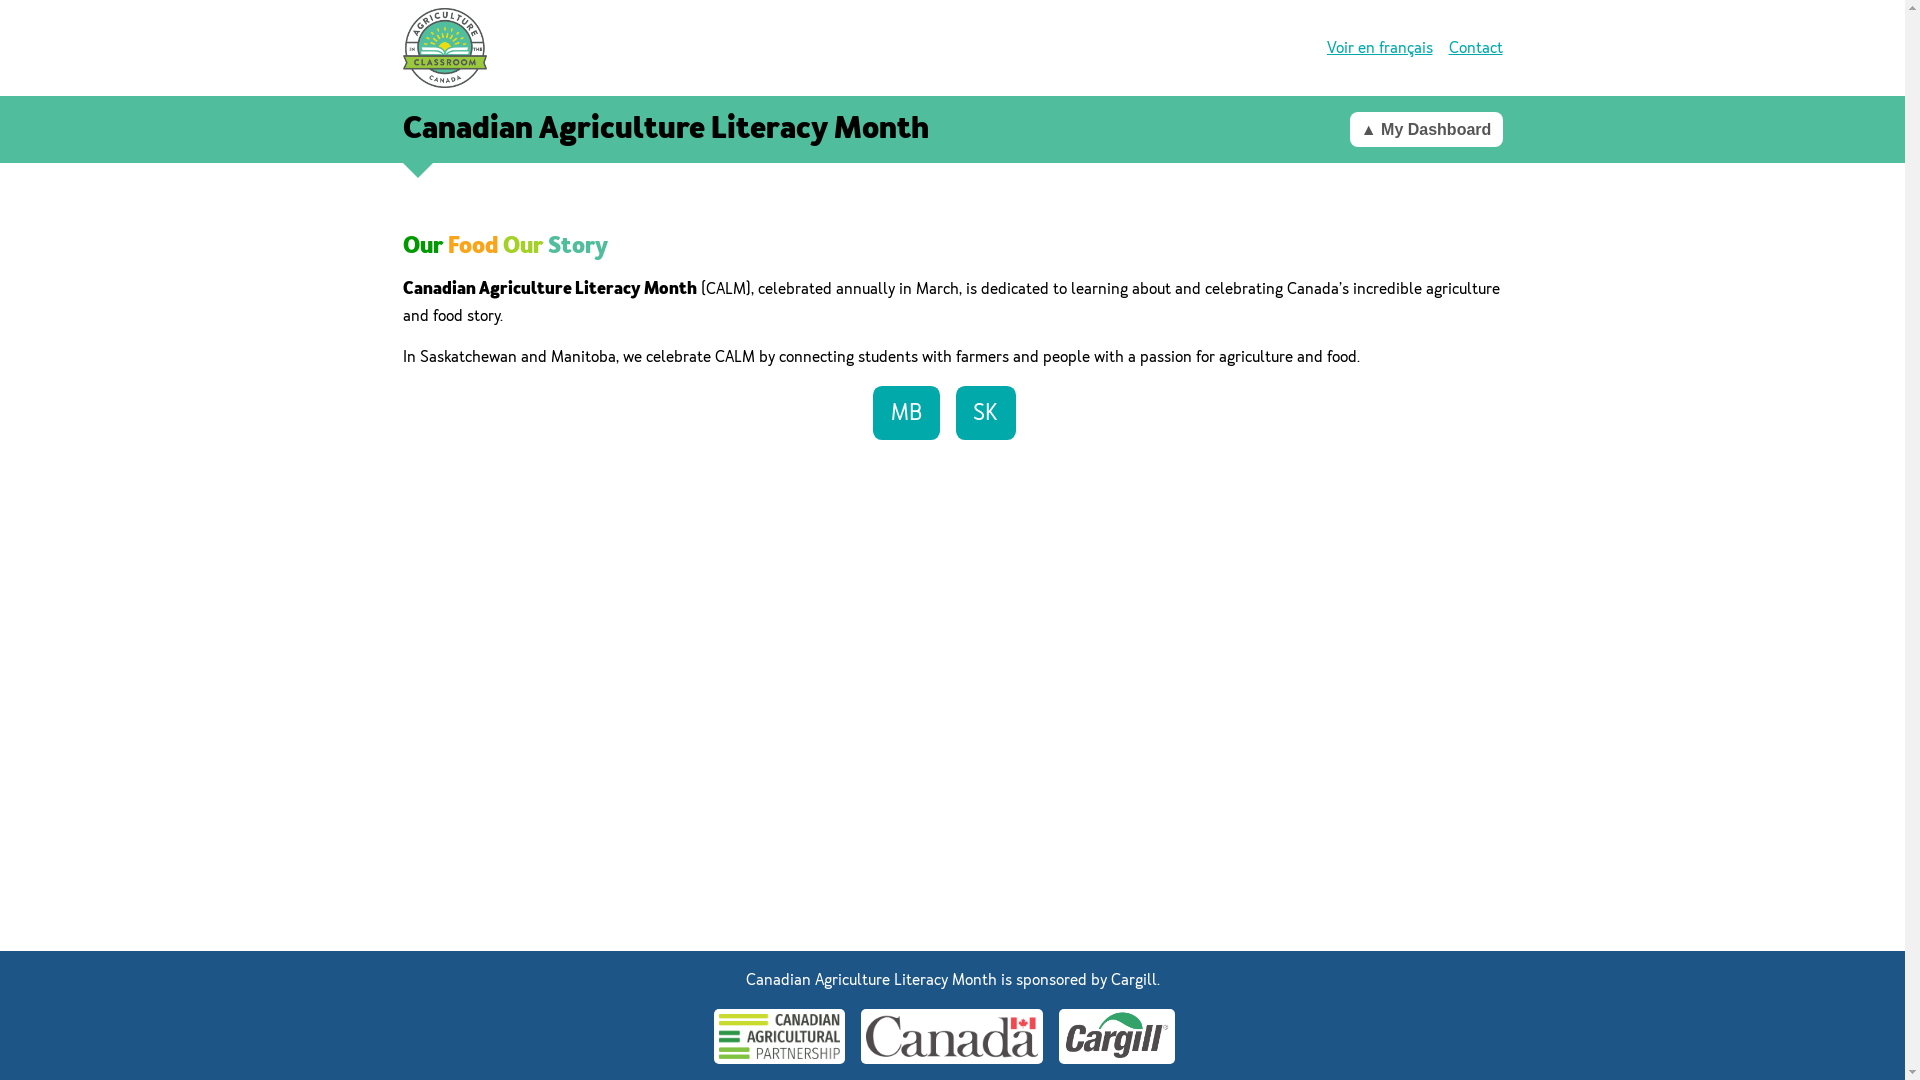 This screenshot has height=1080, width=1920. Describe the element at coordinates (954, 411) in the screenshot. I see `'SK'` at that location.